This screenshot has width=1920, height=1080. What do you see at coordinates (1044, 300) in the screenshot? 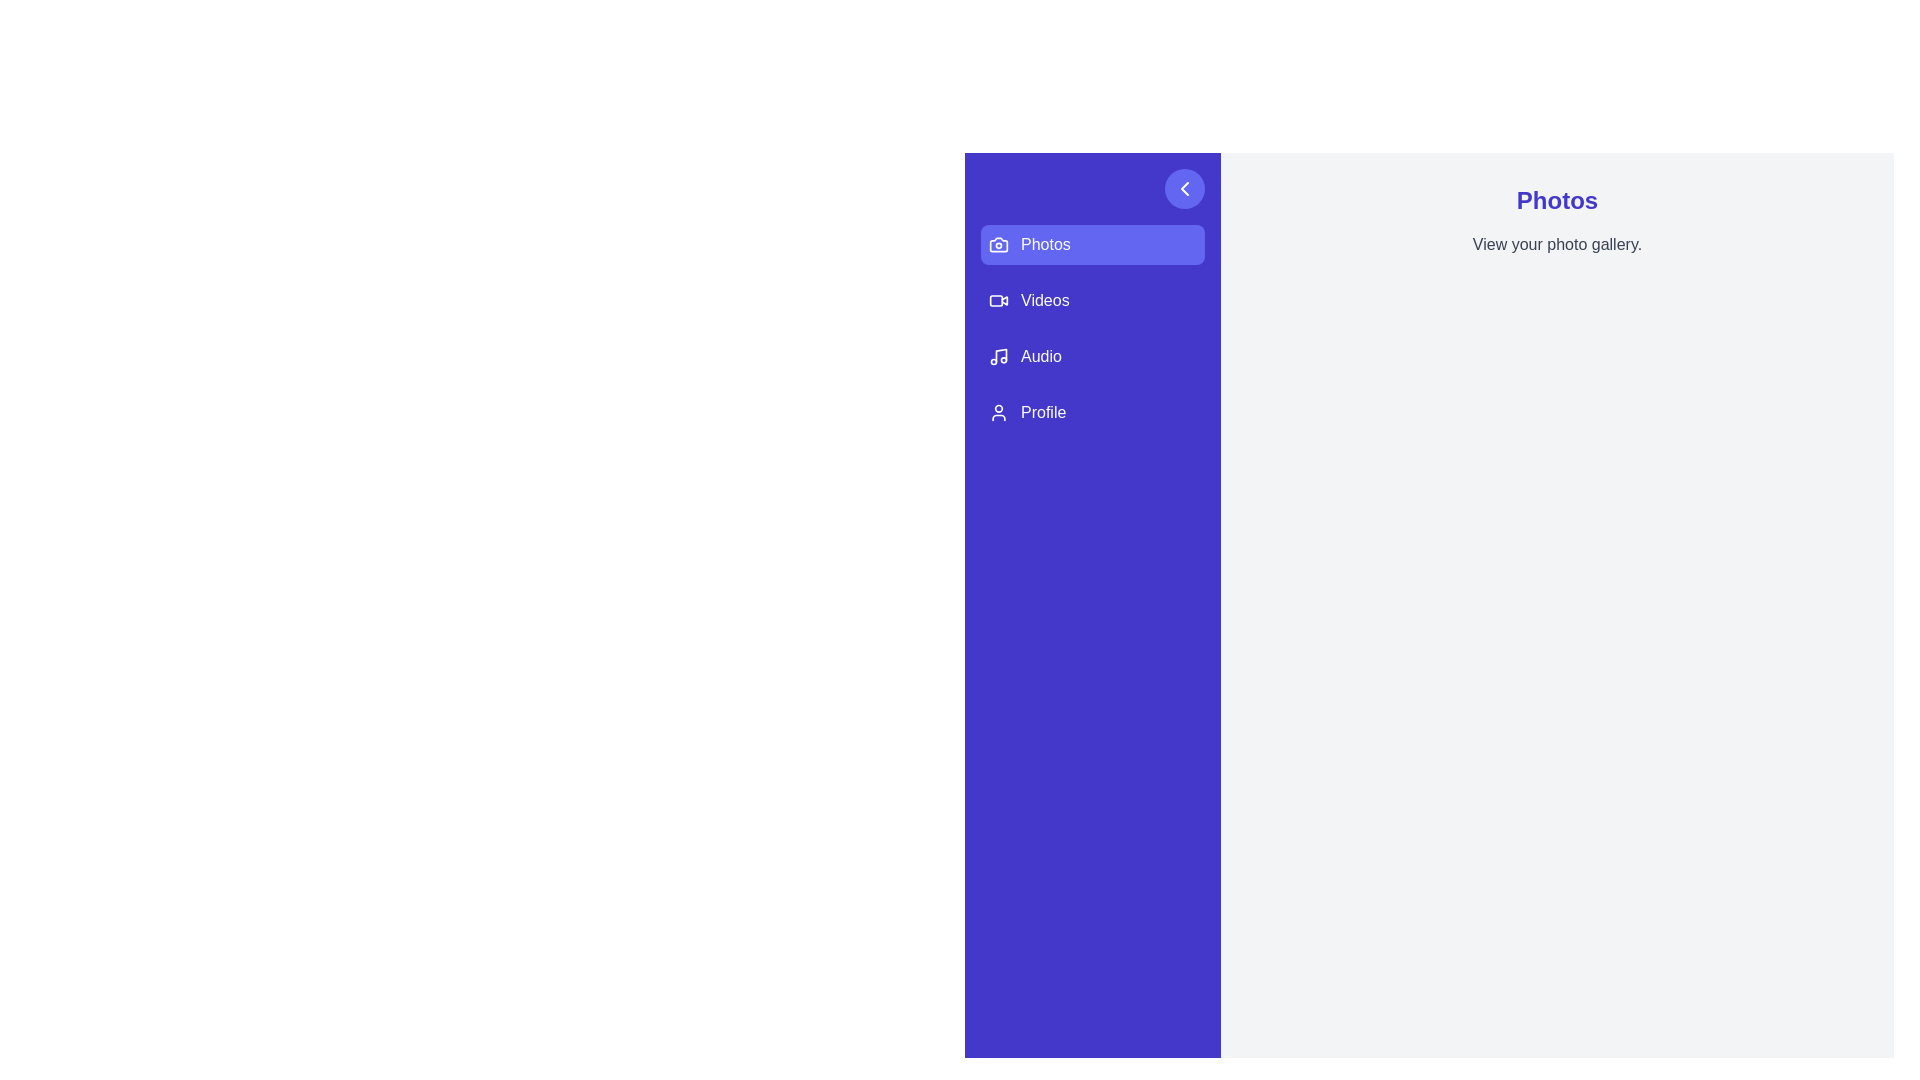
I see `the 'Videos' text label in the vertical navigation menu` at bounding box center [1044, 300].